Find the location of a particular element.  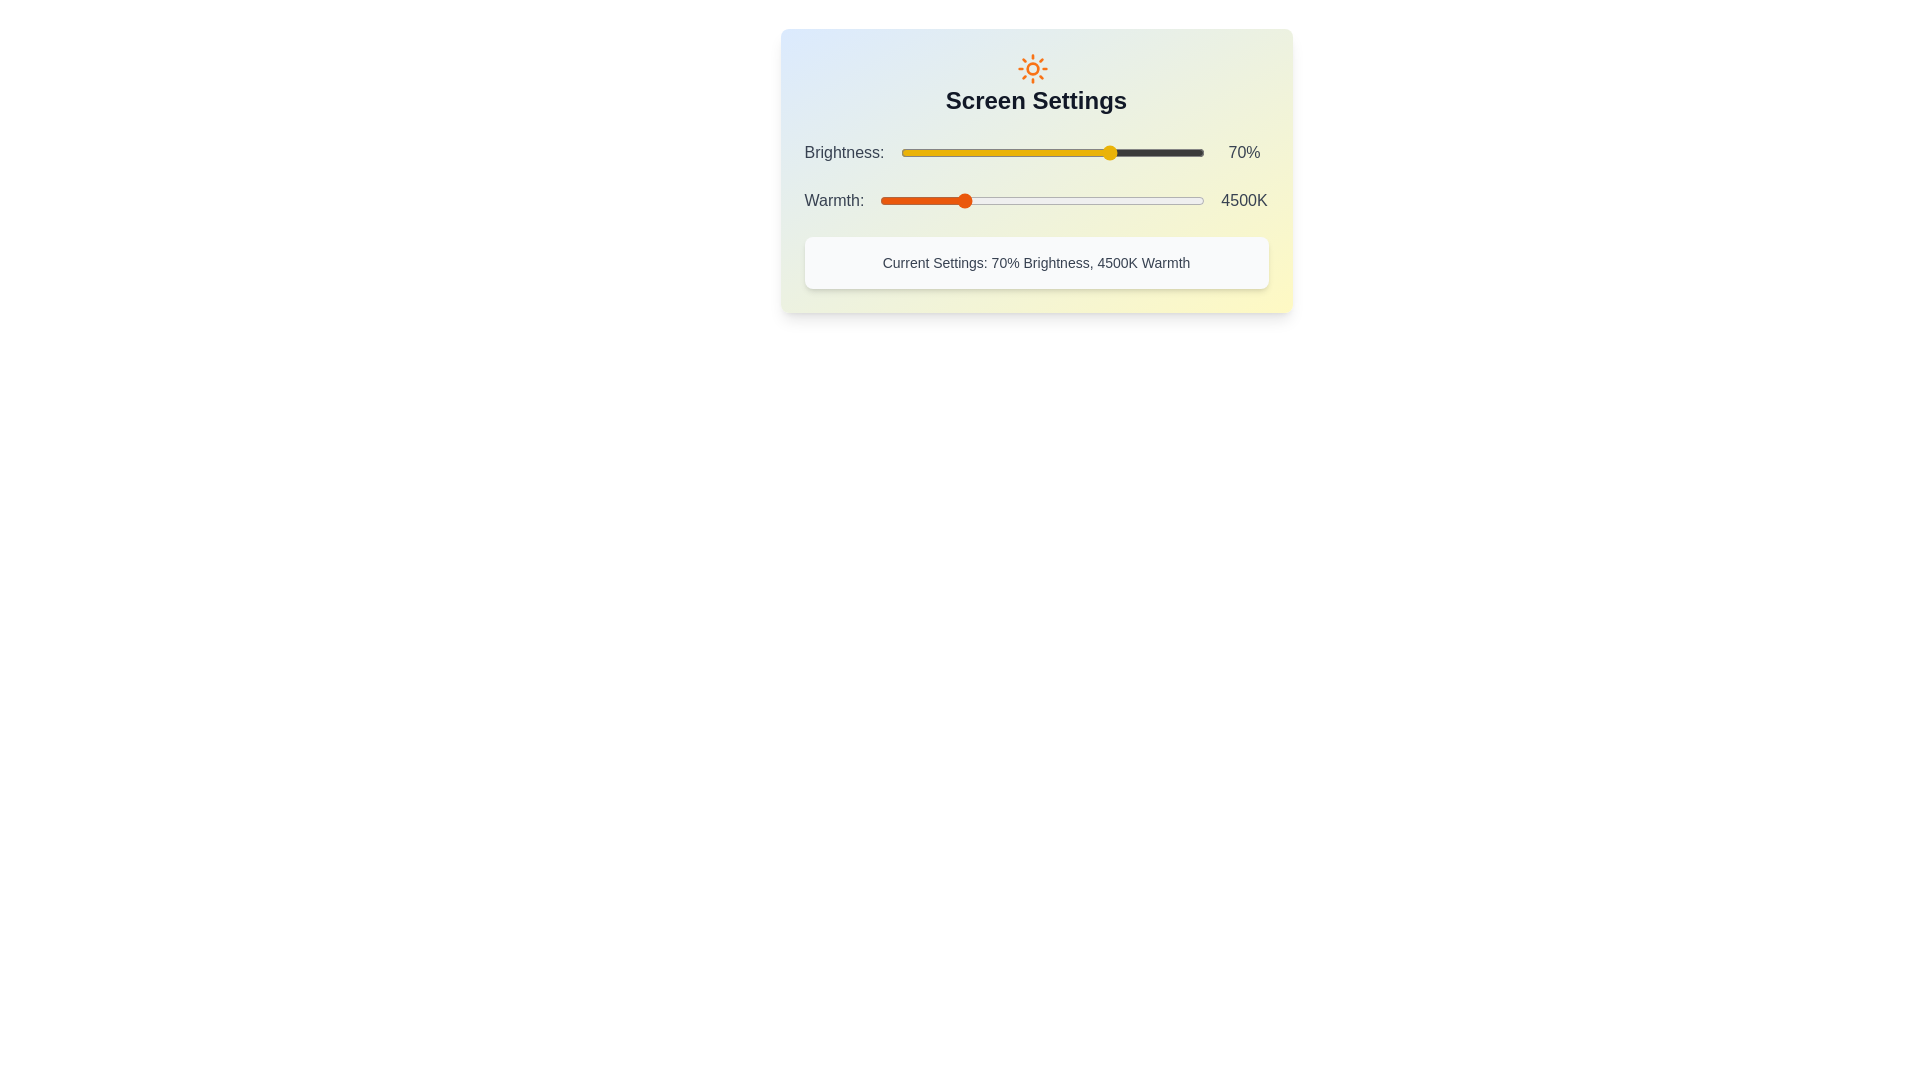

the Warmth slider to set the warmth to 5048 K is located at coordinates (990, 200).